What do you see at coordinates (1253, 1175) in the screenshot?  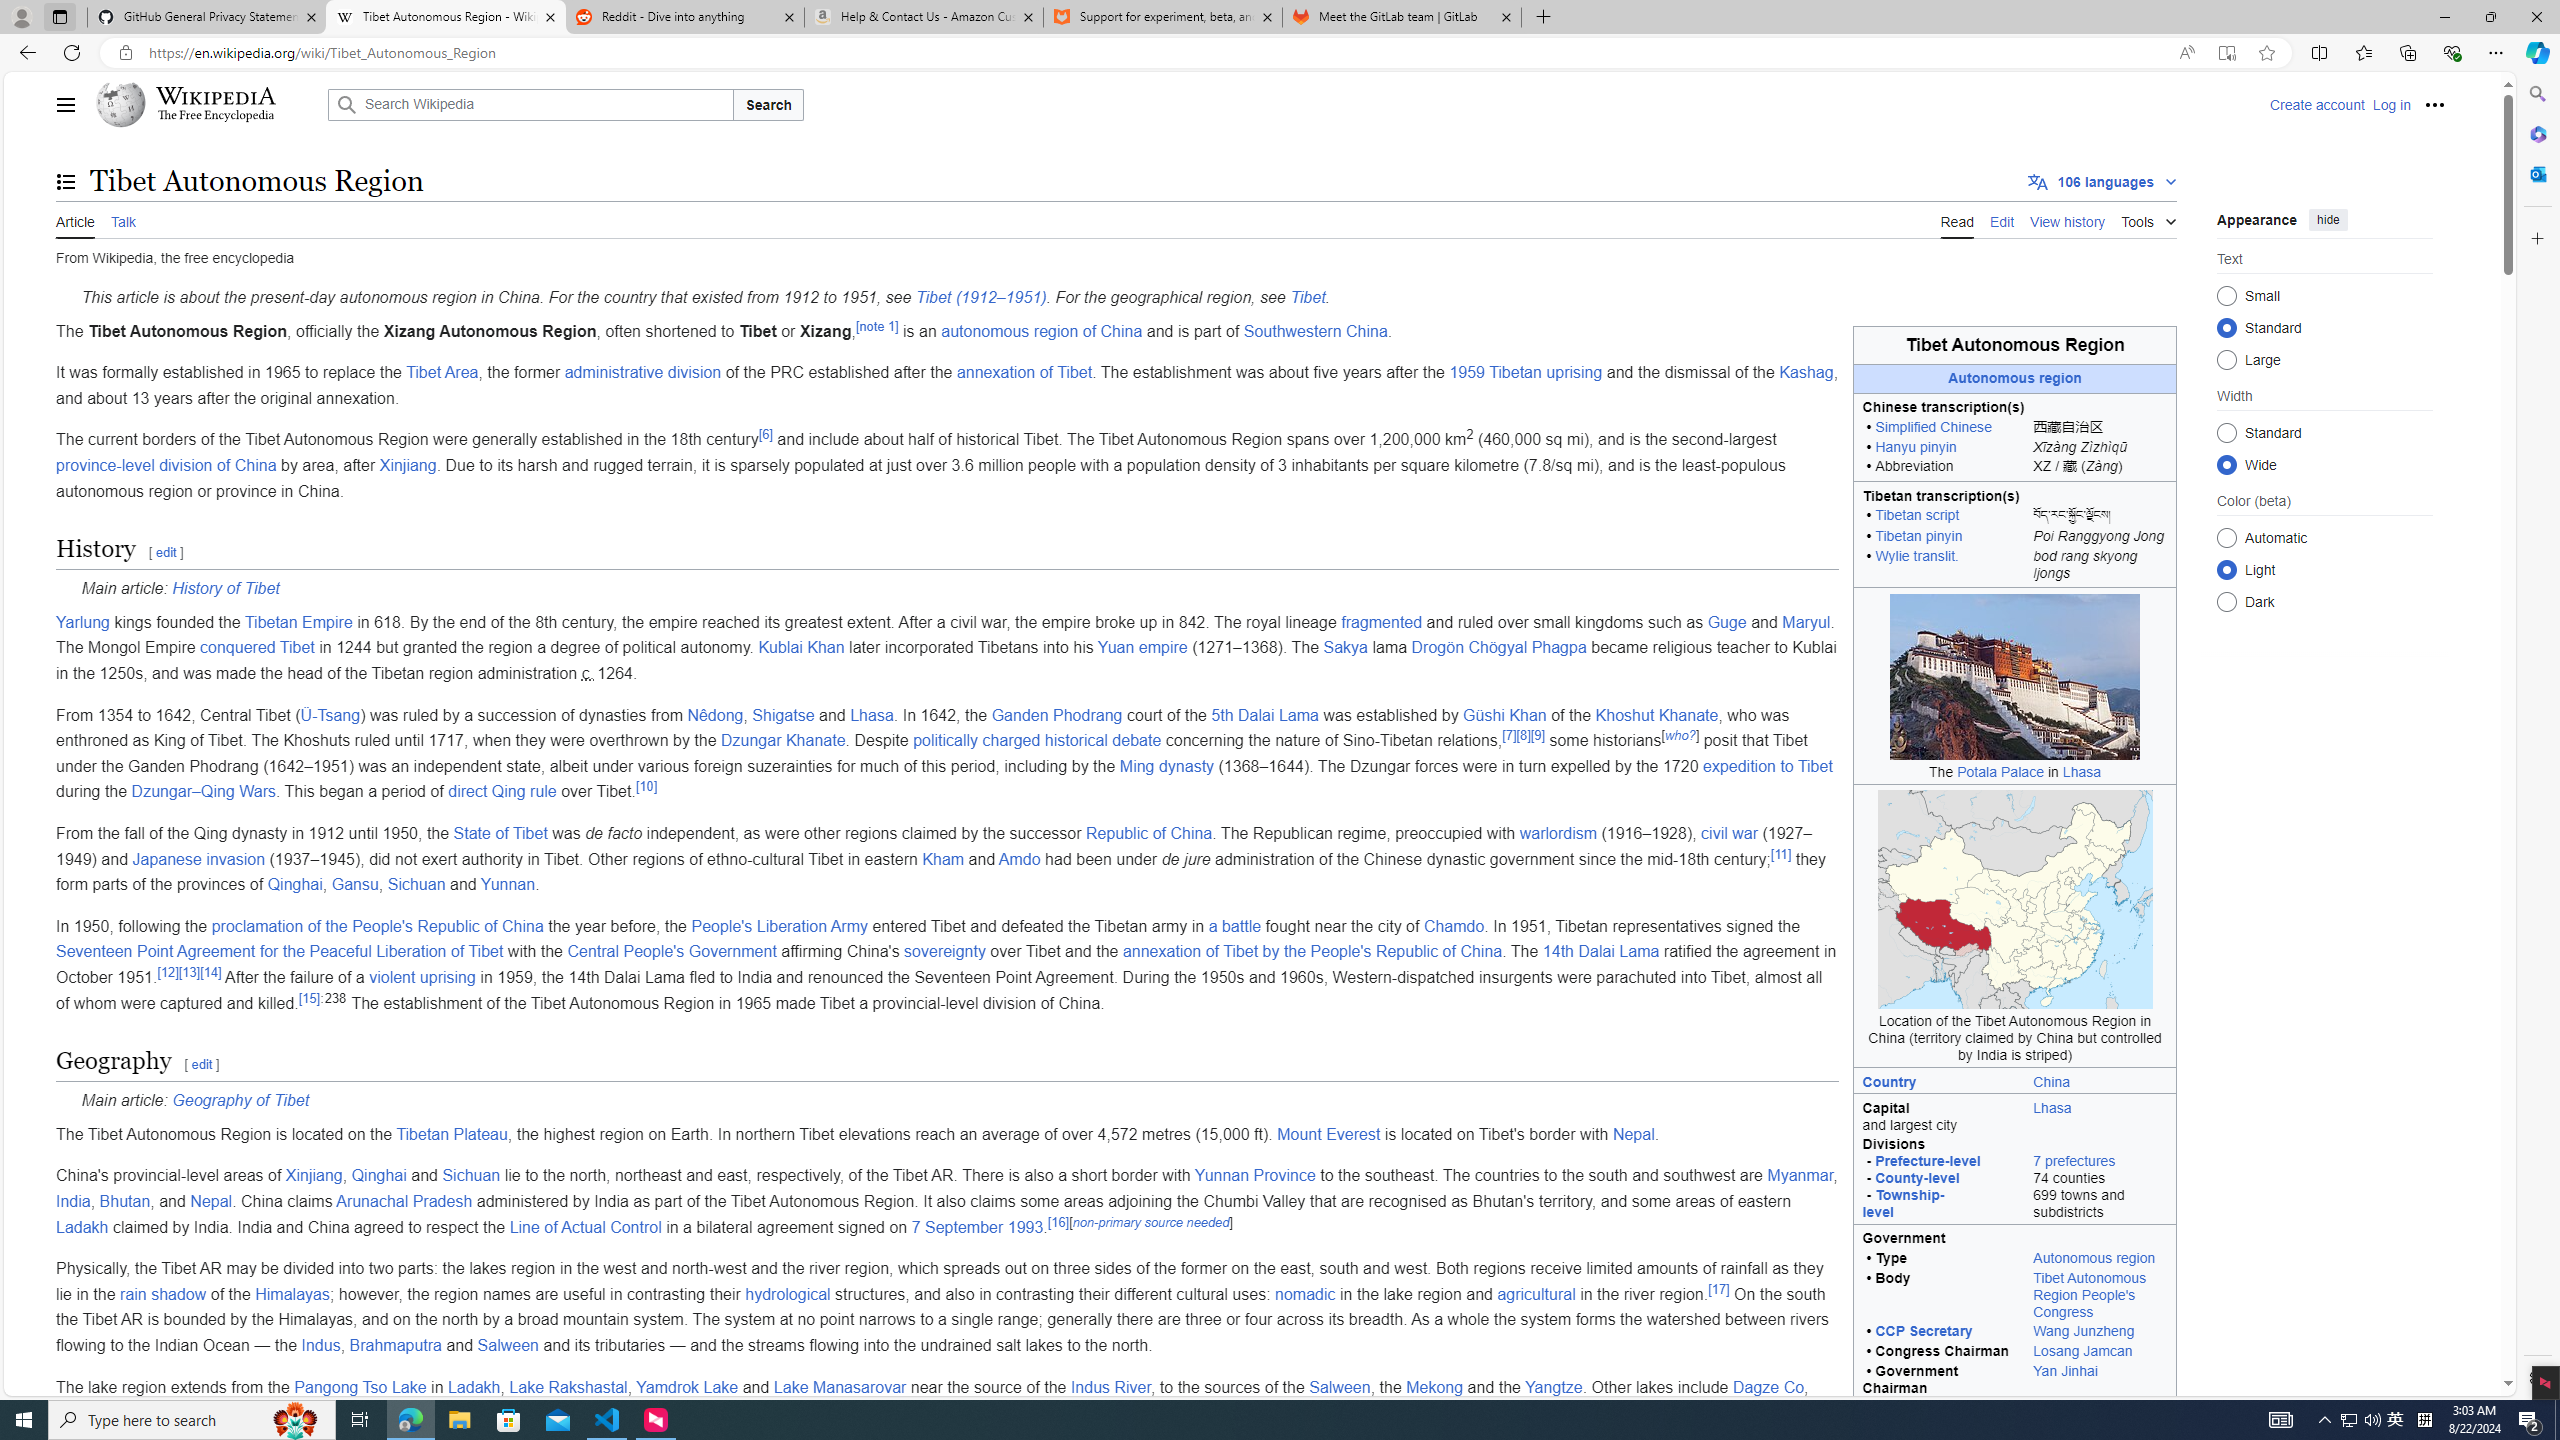 I see `'Yunnan Province'` at bounding box center [1253, 1175].